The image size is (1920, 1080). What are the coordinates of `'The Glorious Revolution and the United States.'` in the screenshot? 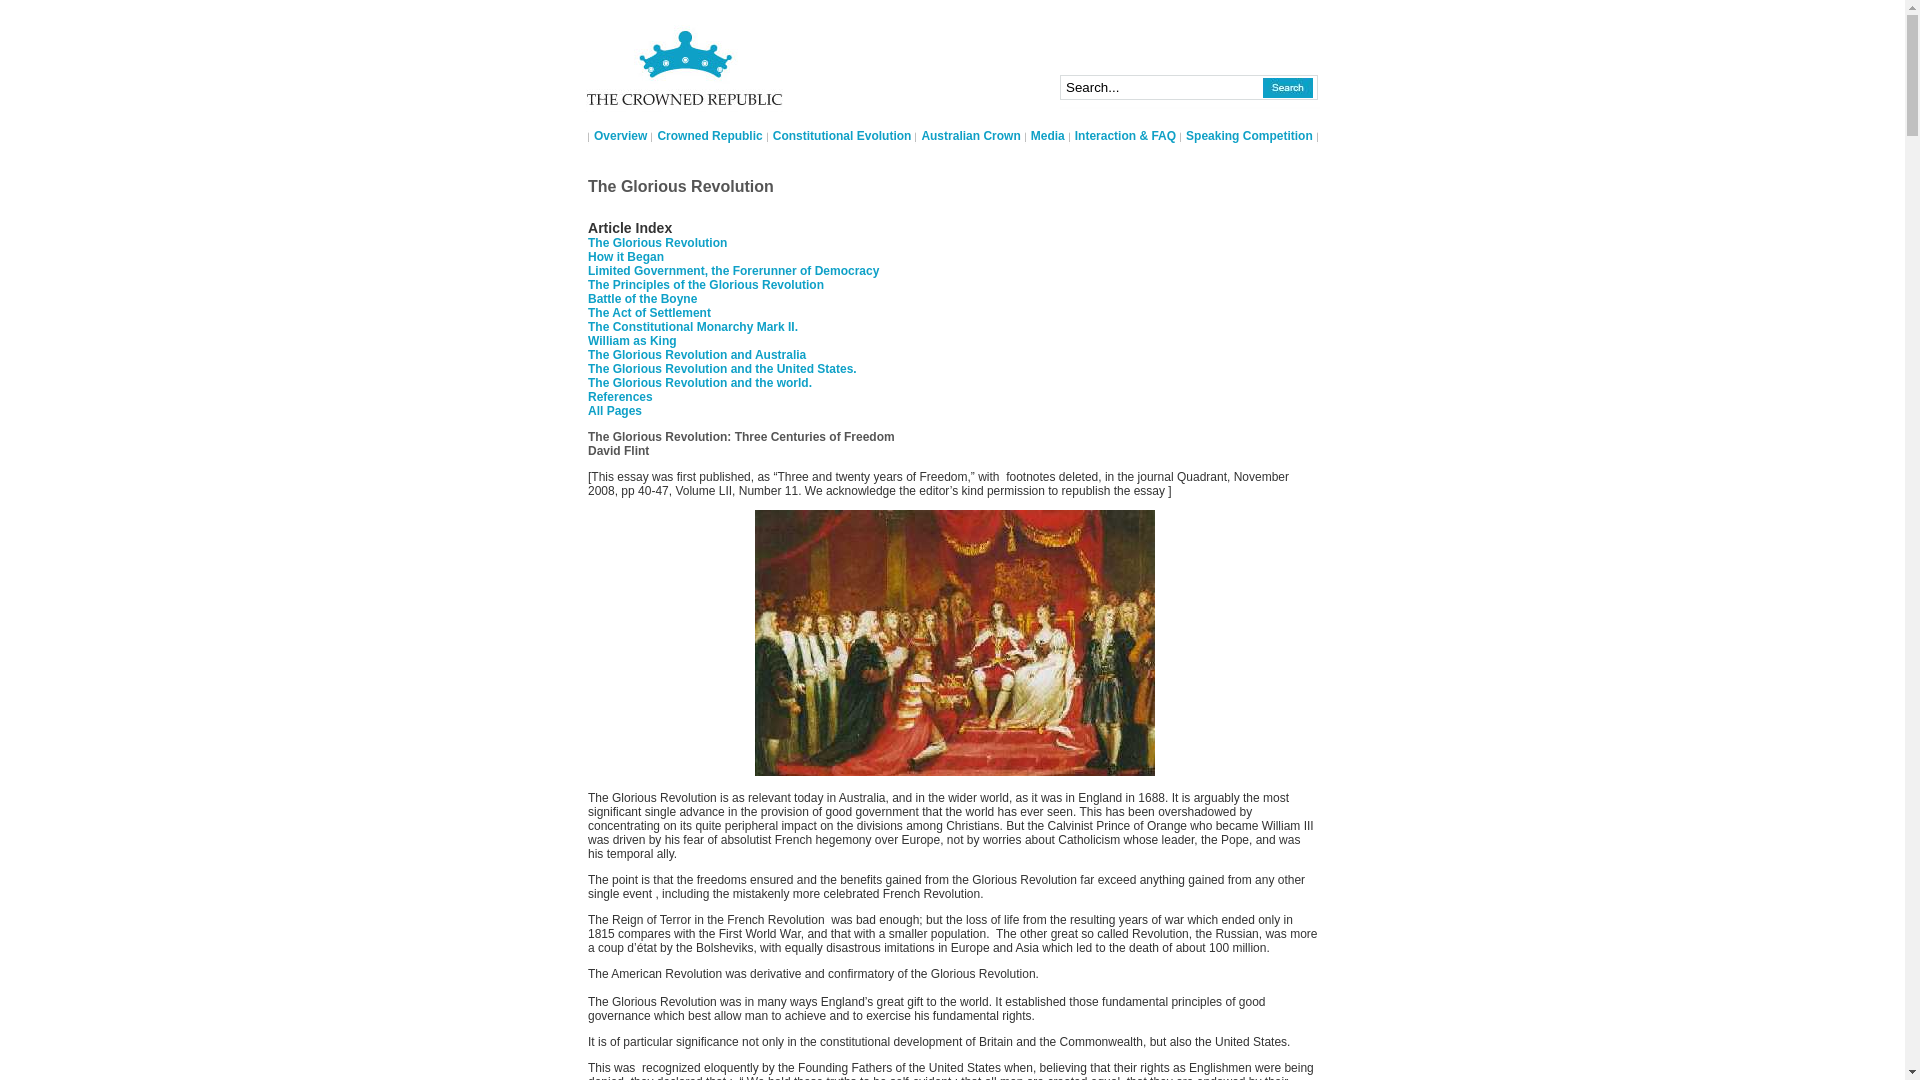 It's located at (721, 369).